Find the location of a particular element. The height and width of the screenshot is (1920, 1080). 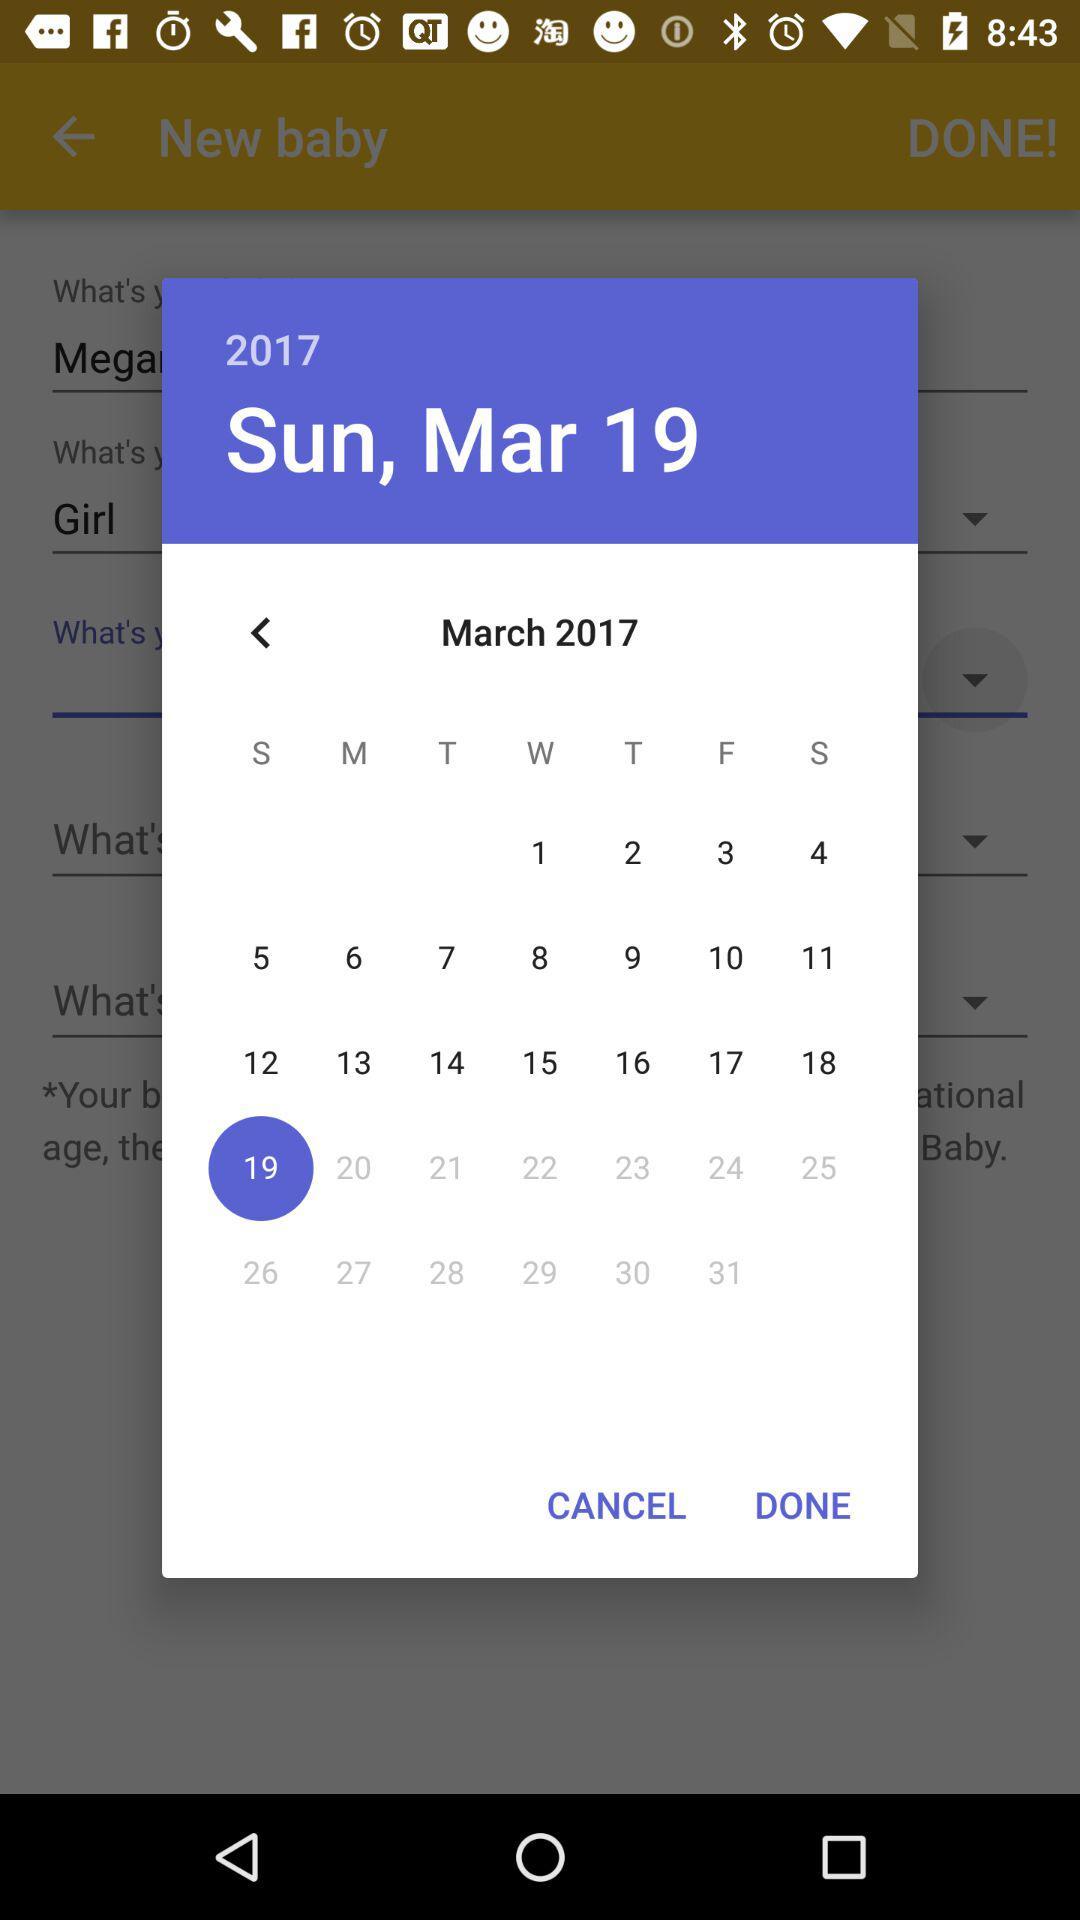

the 2017 item is located at coordinates (540, 327).